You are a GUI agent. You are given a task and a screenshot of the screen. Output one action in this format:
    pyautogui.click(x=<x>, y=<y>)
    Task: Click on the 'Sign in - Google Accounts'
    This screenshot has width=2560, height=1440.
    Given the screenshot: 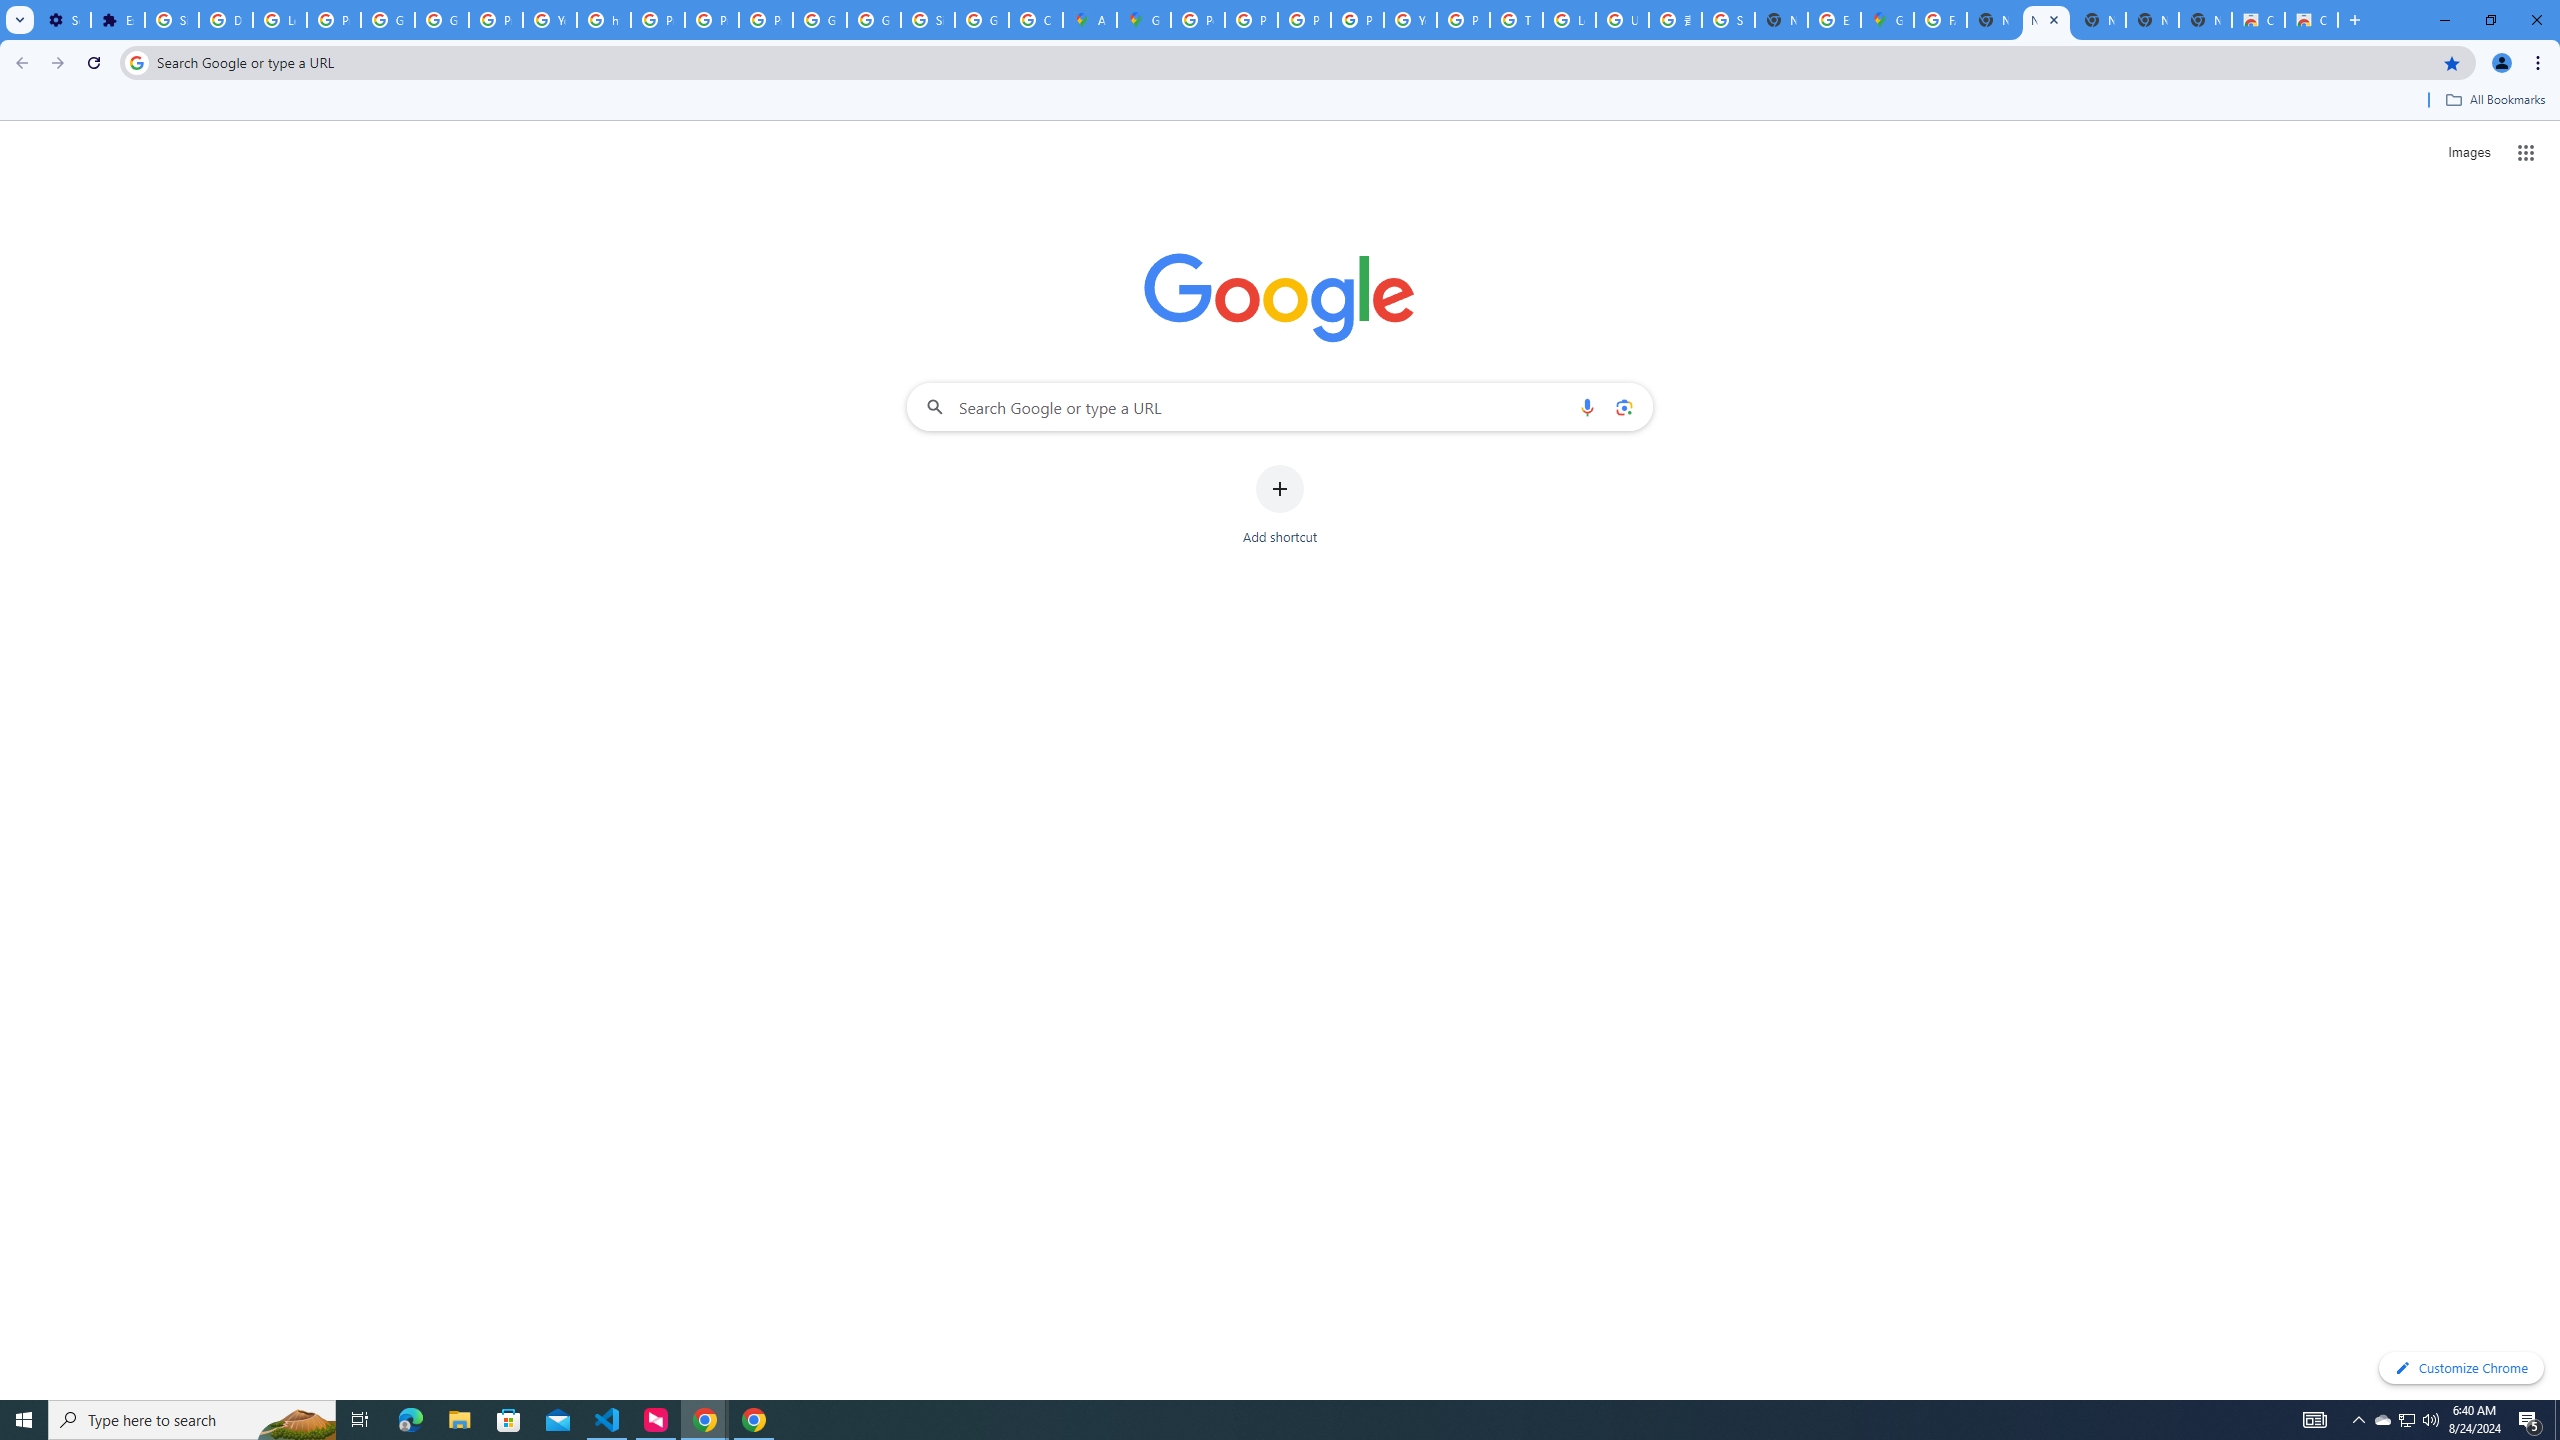 What is the action you would take?
    pyautogui.click(x=1728, y=19)
    